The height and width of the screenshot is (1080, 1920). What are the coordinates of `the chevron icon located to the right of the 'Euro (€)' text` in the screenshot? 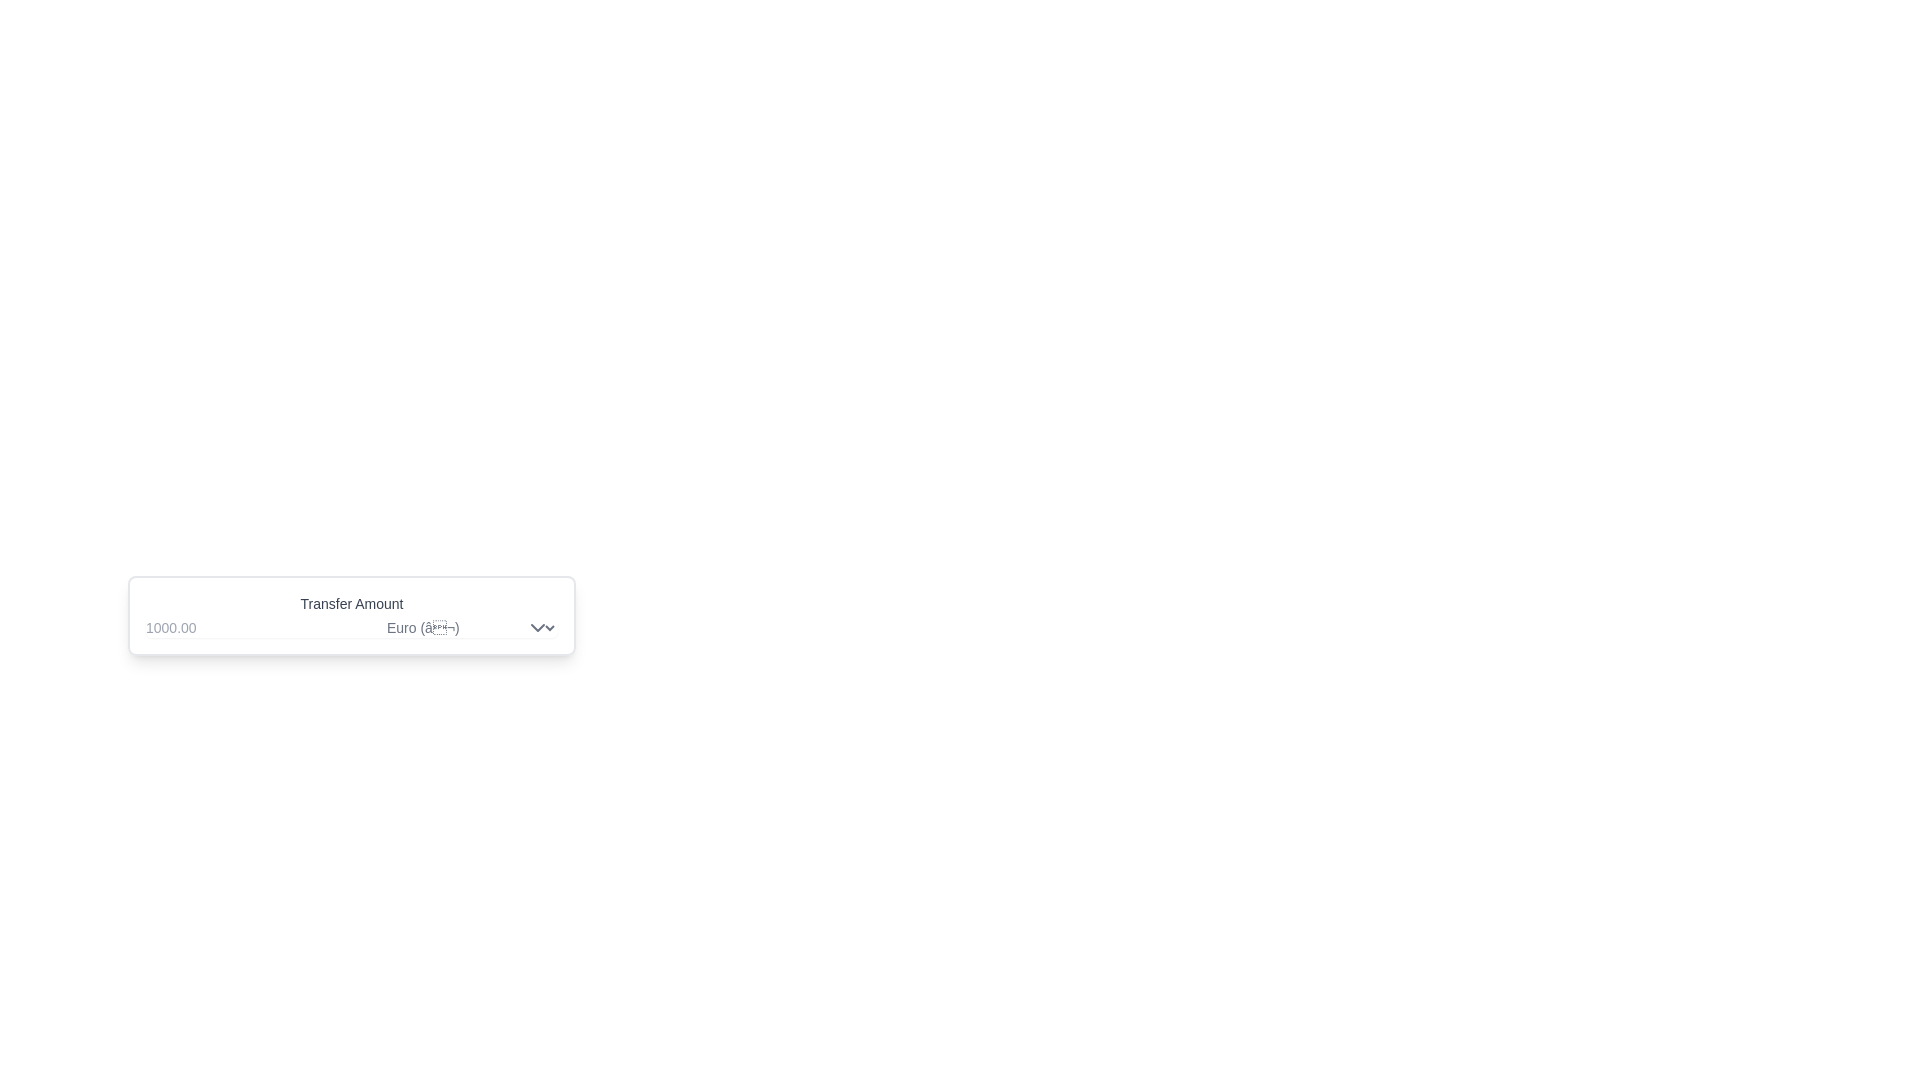 It's located at (537, 627).